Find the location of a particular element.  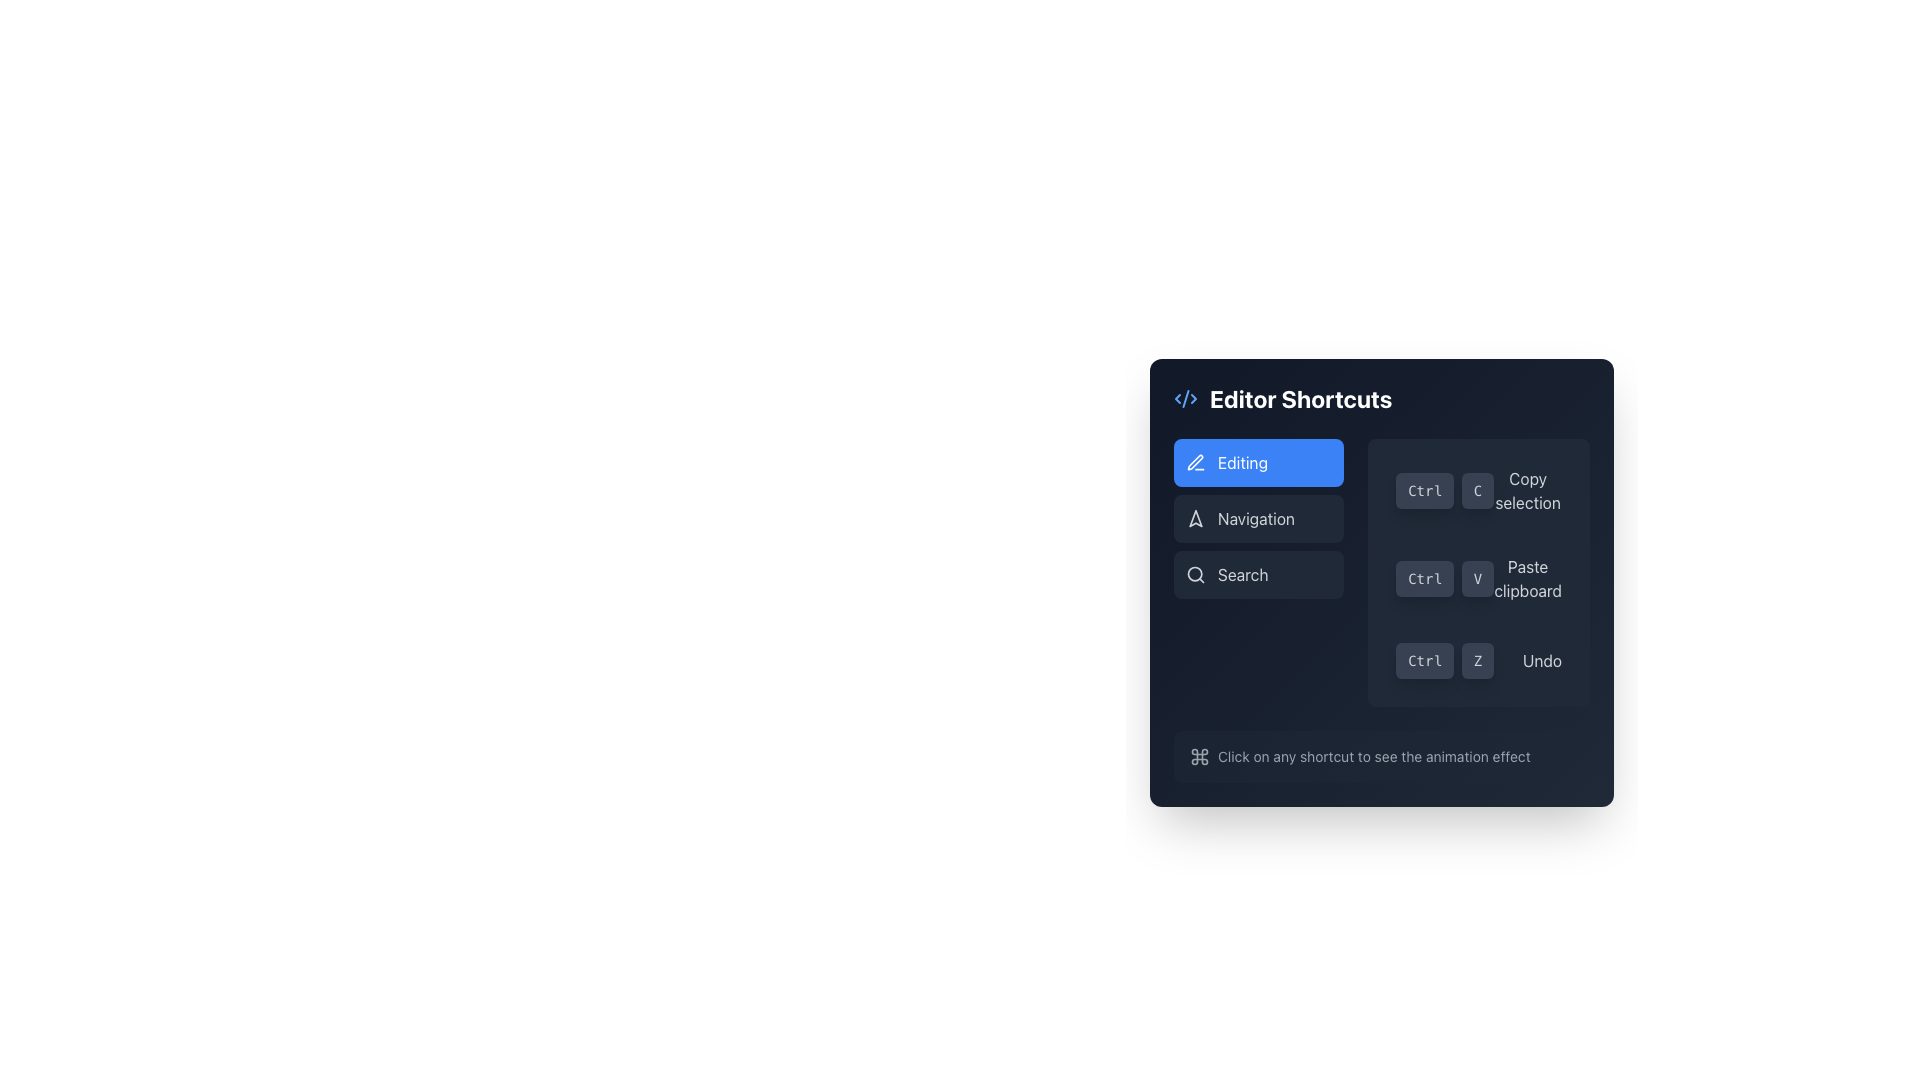

the icon located to the immediate left of the text 'Editor Shortcuts' in the header of the panel, which represents code or development-related shortcuts is located at coordinates (1185, 398).